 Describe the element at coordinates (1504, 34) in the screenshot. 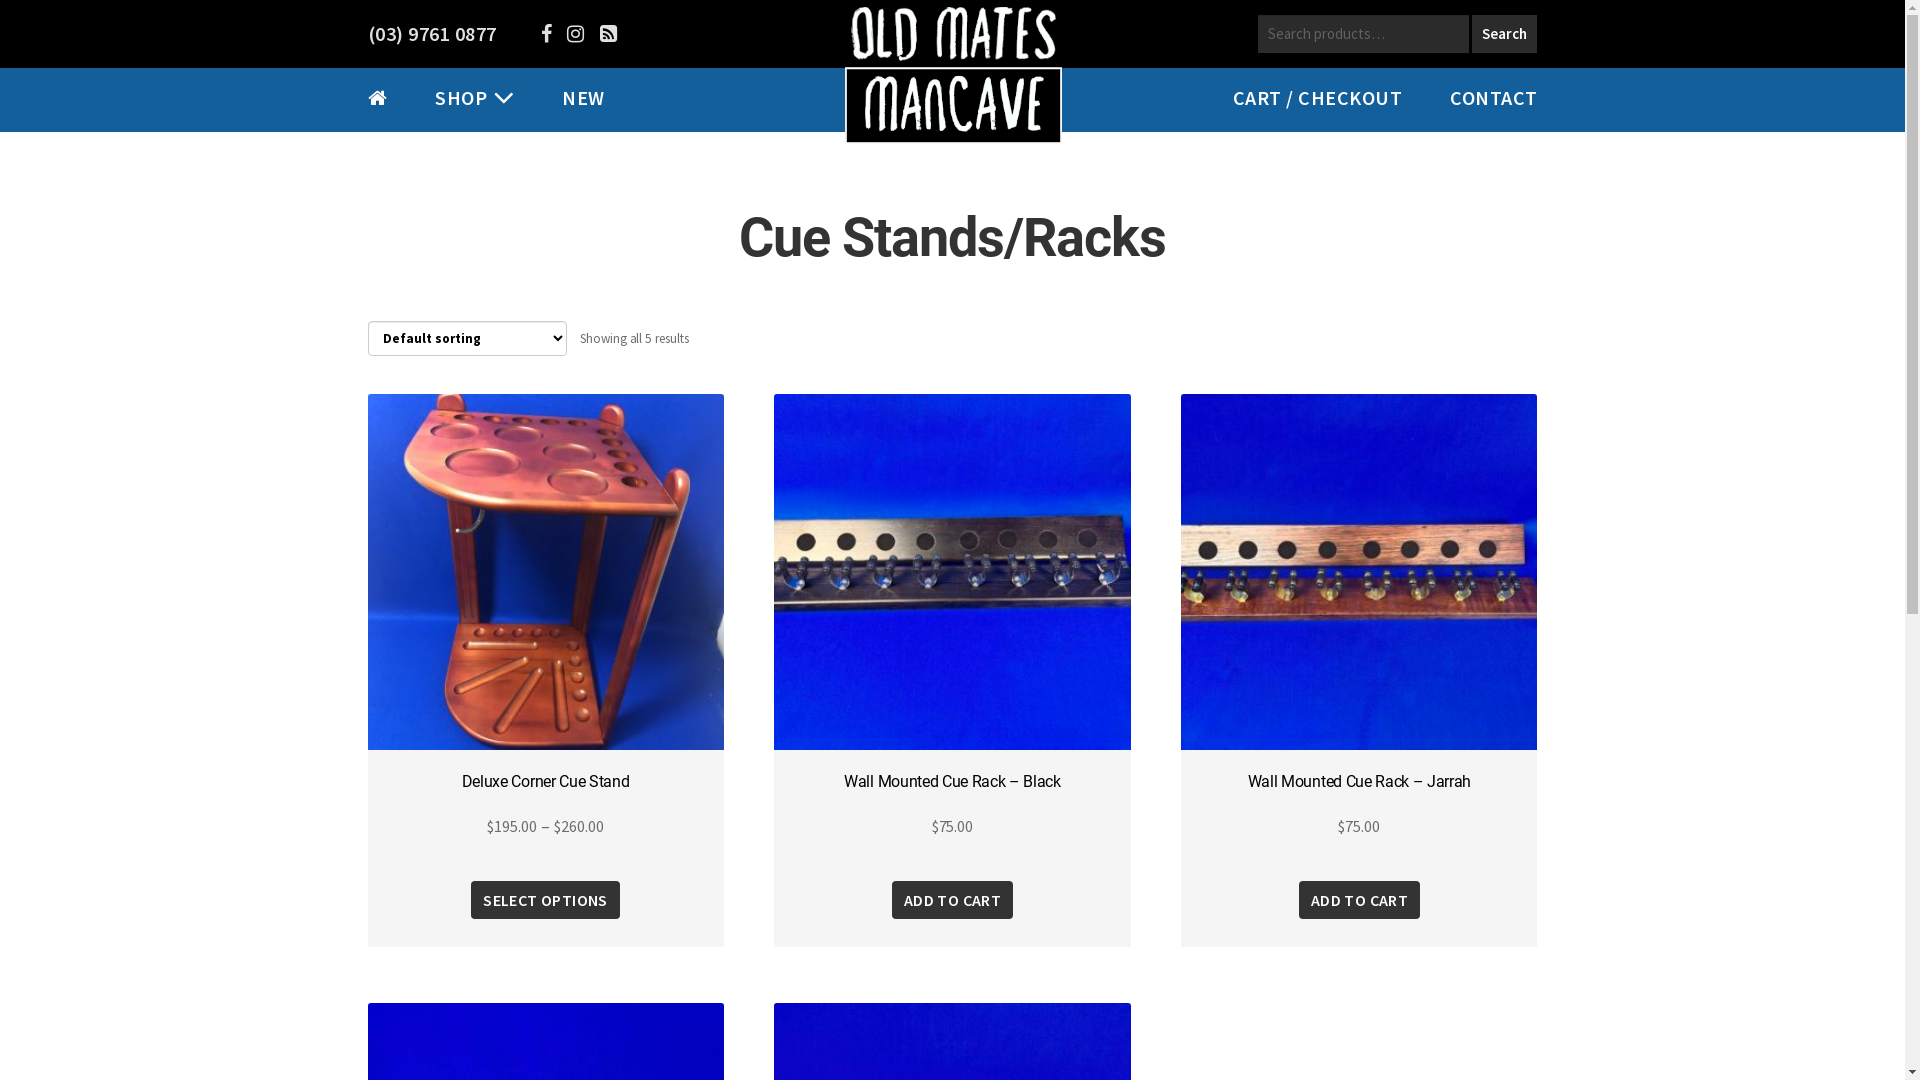

I see `'Search'` at that location.